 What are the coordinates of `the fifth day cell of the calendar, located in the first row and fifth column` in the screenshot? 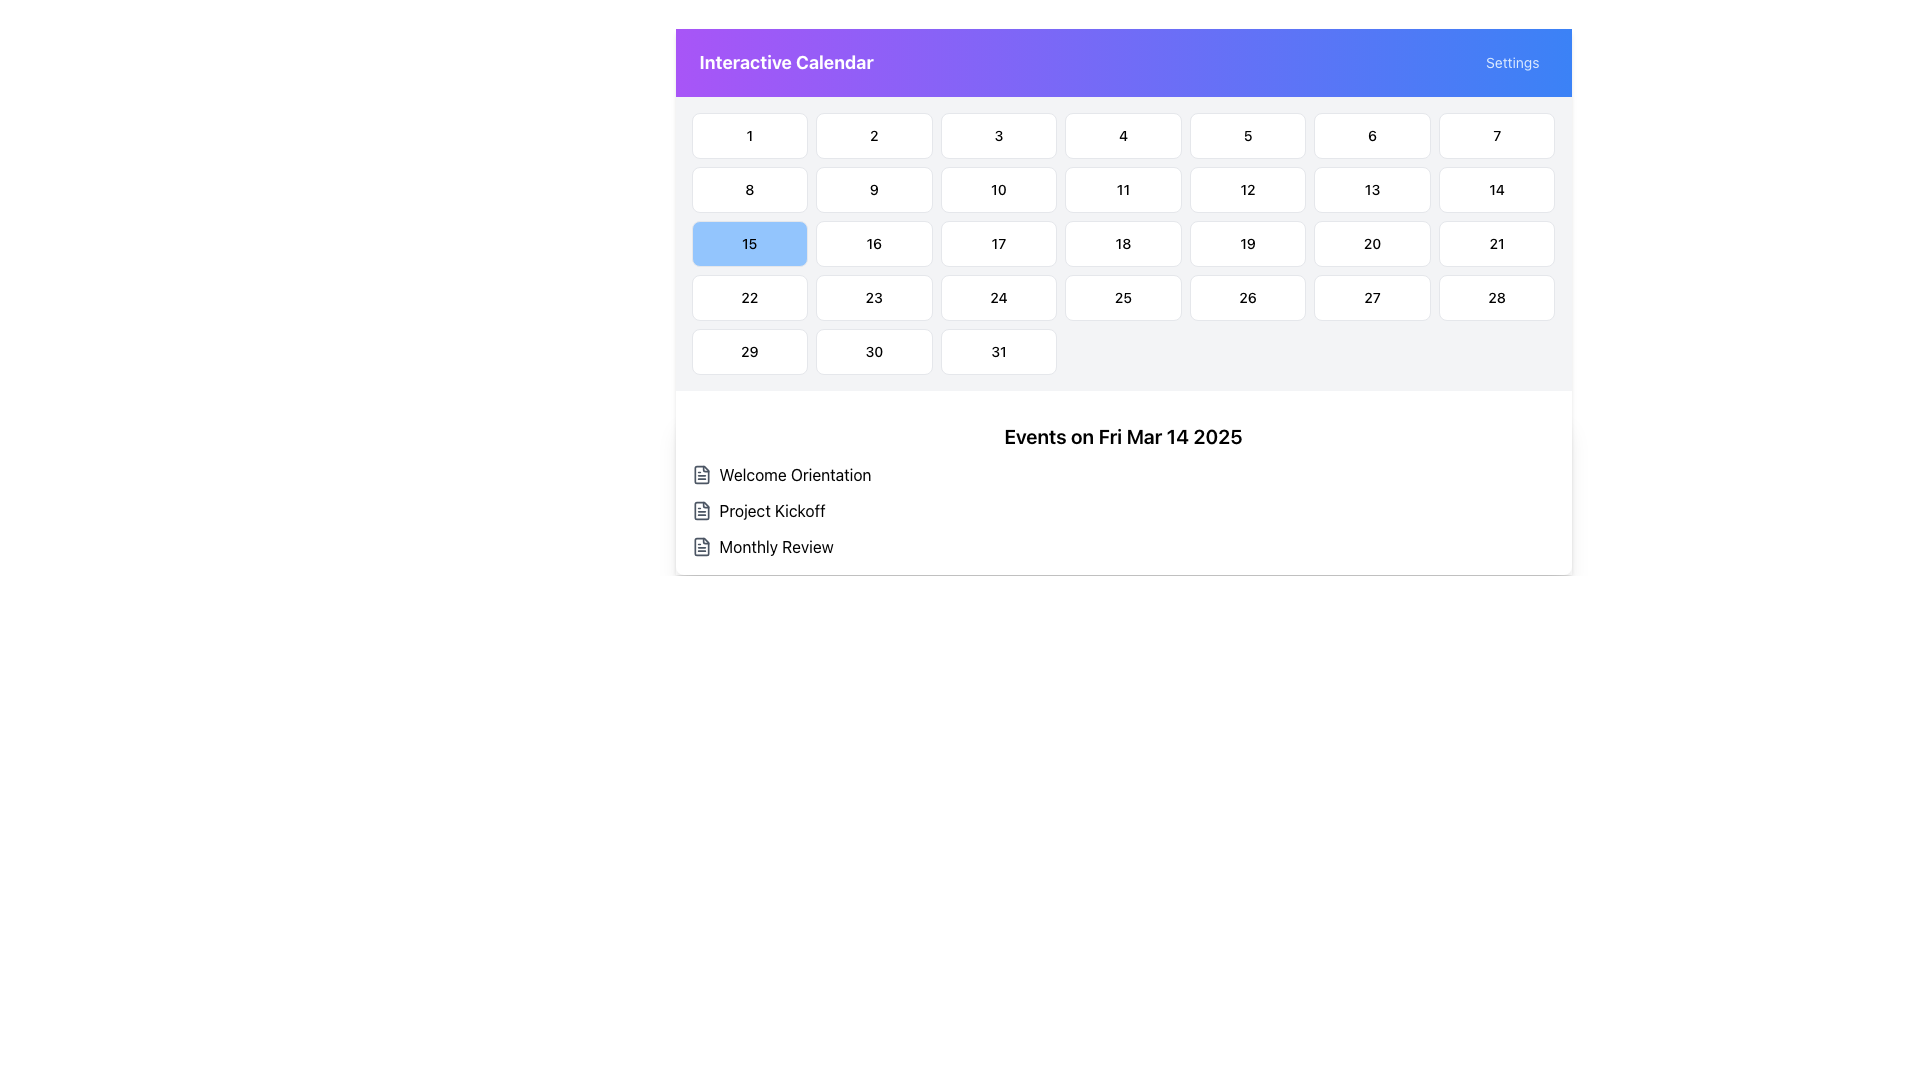 It's located at (1247, 135).